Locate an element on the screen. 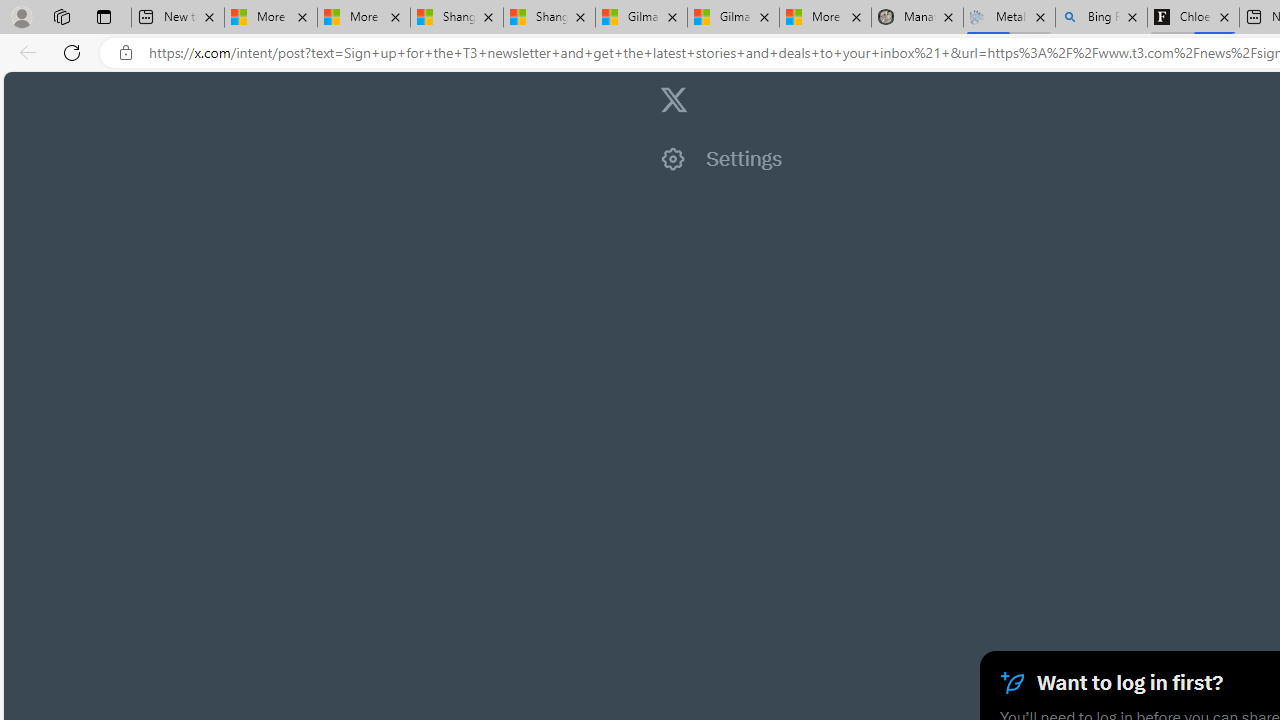 Image resolution: width=1280 pixels, height=720 pixels. 'Shanghai, China weather forecast | Microsoft Weather' is located at coordinates (549, 17).